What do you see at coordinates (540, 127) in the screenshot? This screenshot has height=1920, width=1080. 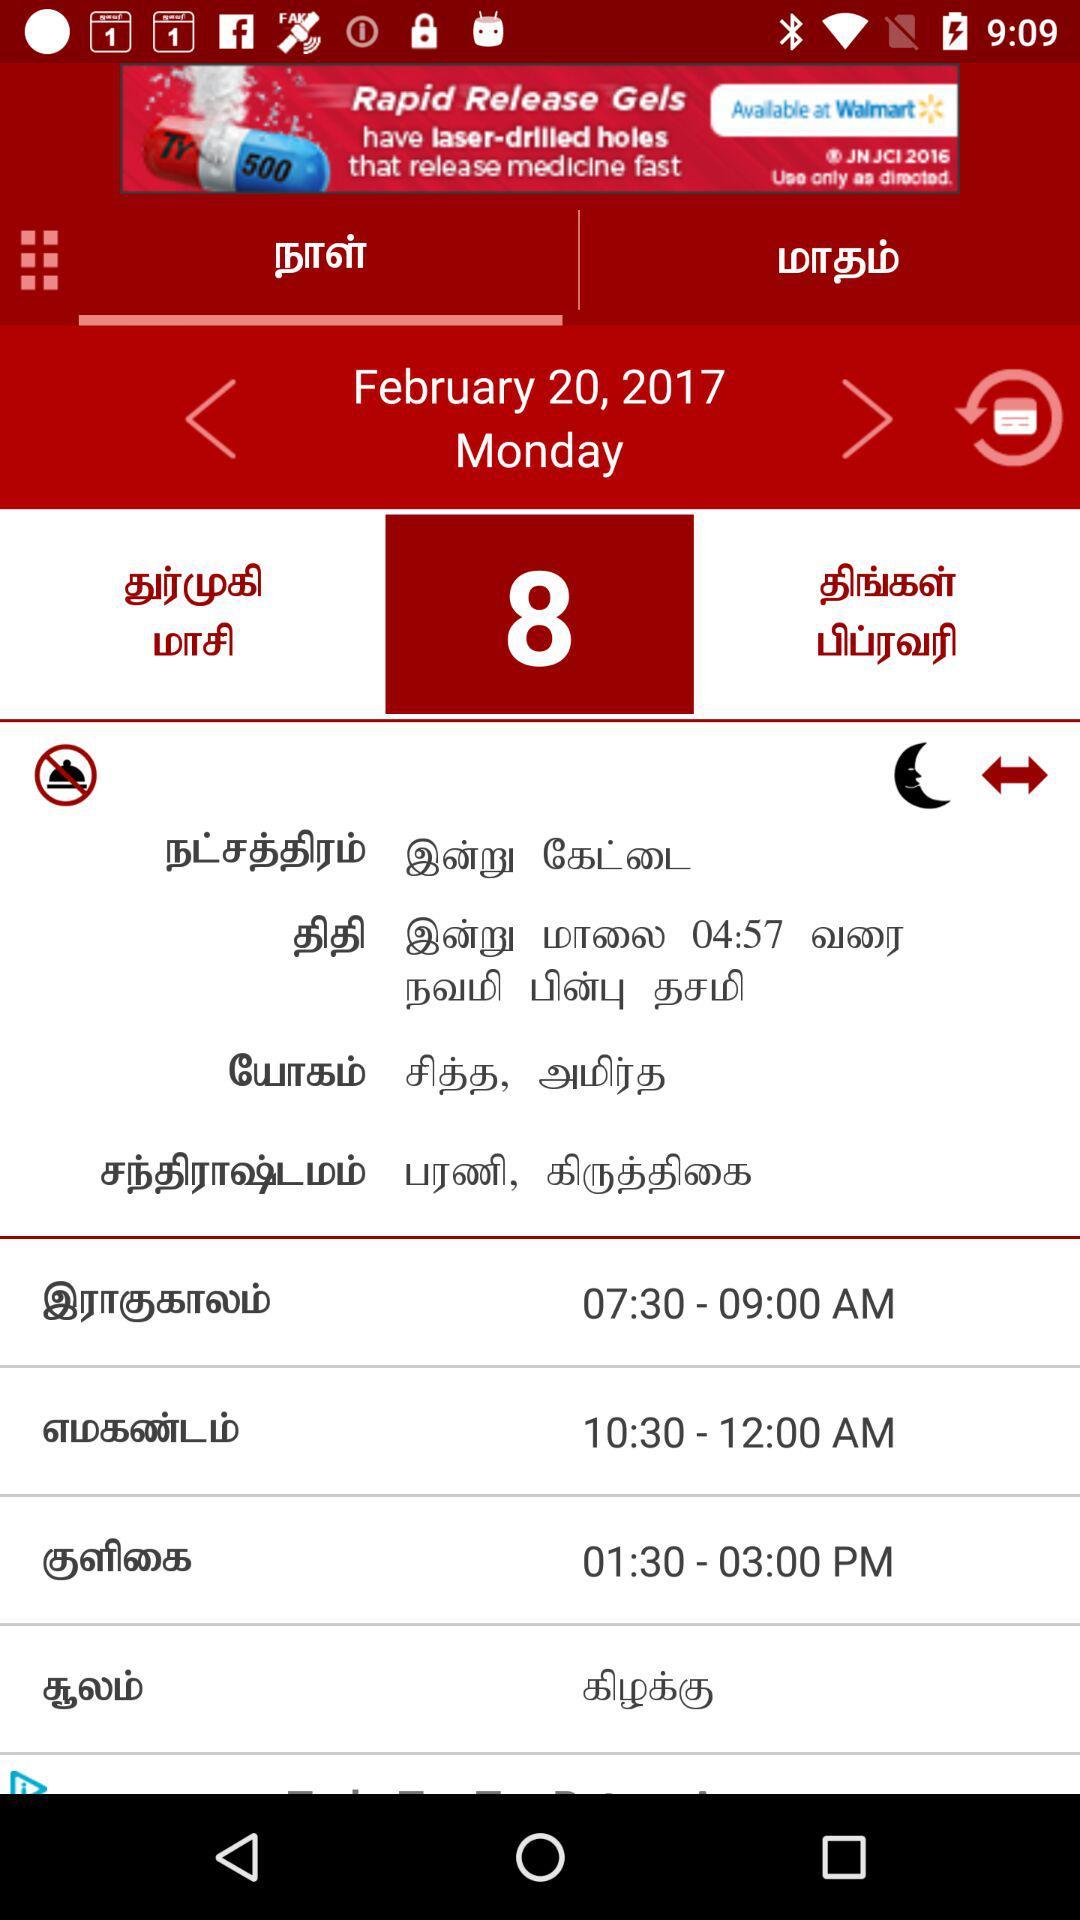 I see `advertisement` at bounding box center [540, 127].